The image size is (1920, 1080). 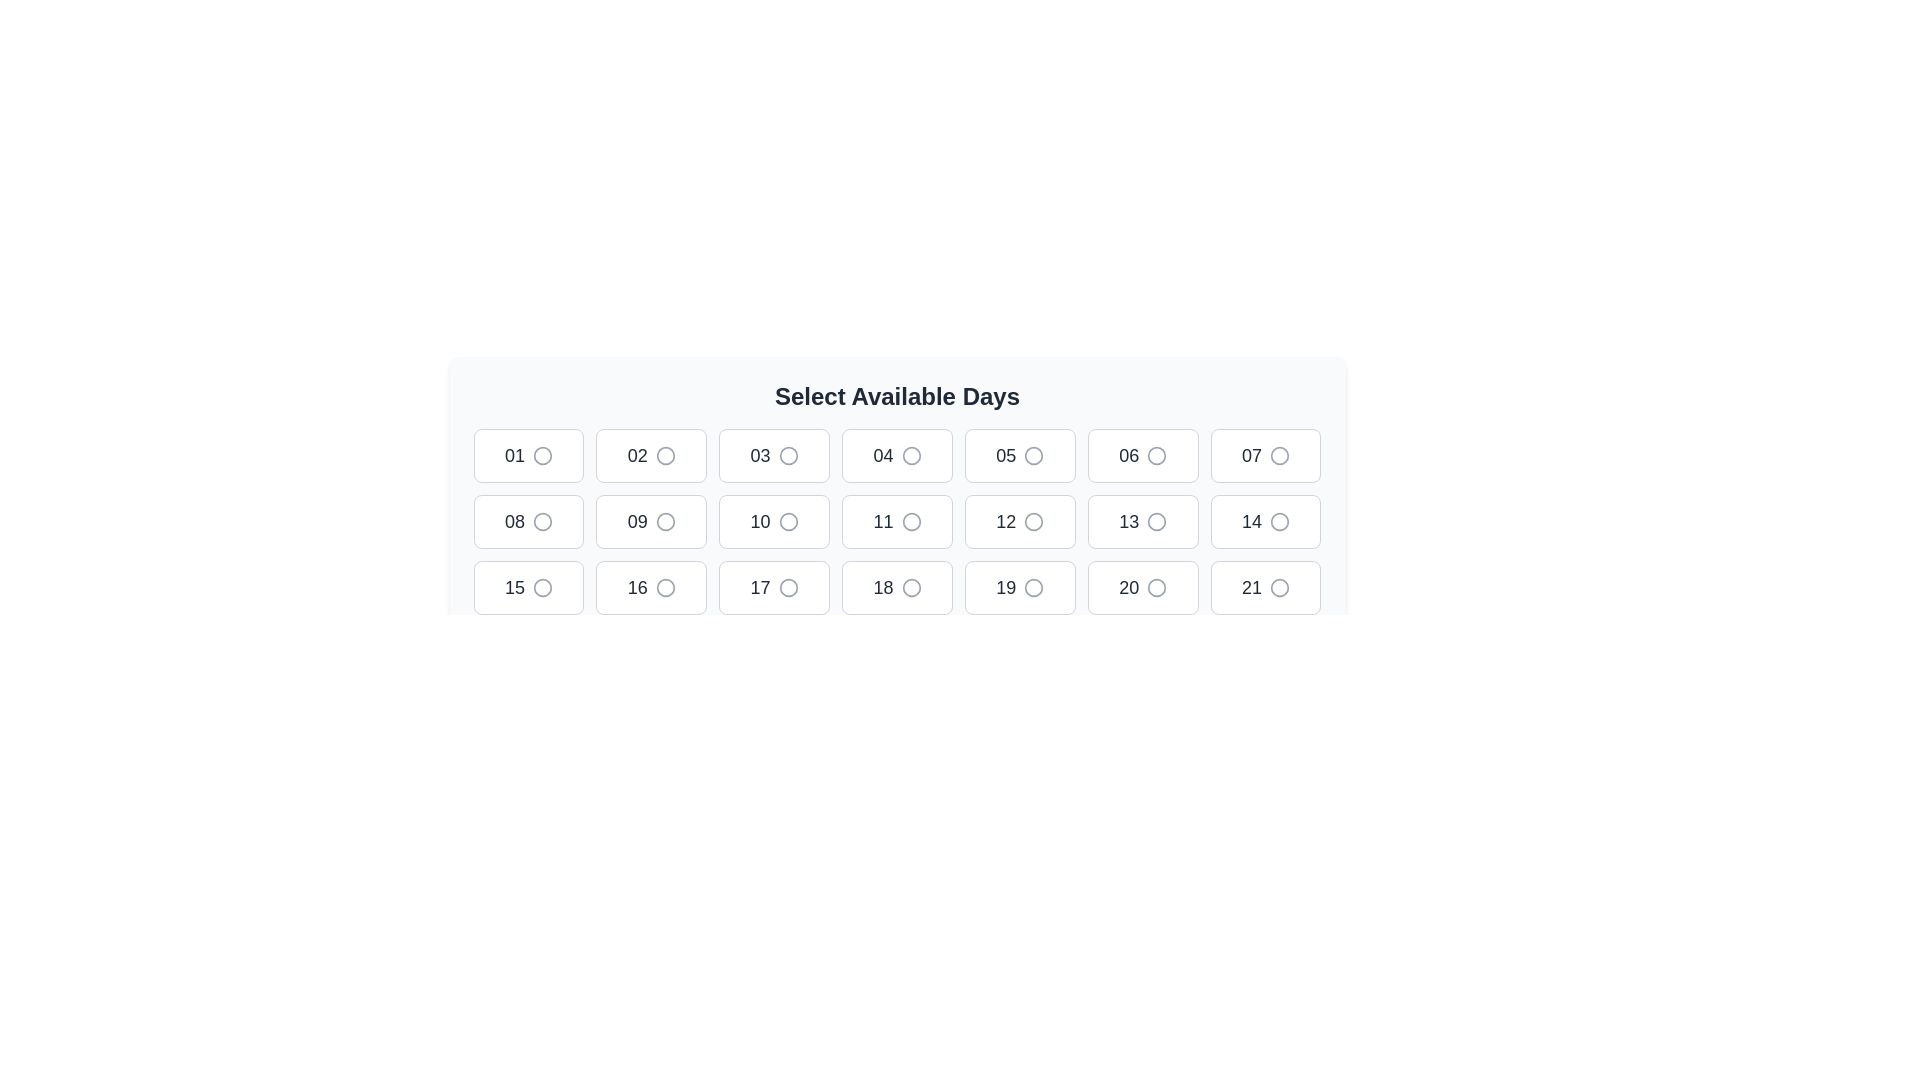 What do you see at coordinates (1129, 586) in the screenshot?
I see `text label indicating the day number on the button located in the fourth row, second from the left in the selection interface` at bounding box center [1129, 586].